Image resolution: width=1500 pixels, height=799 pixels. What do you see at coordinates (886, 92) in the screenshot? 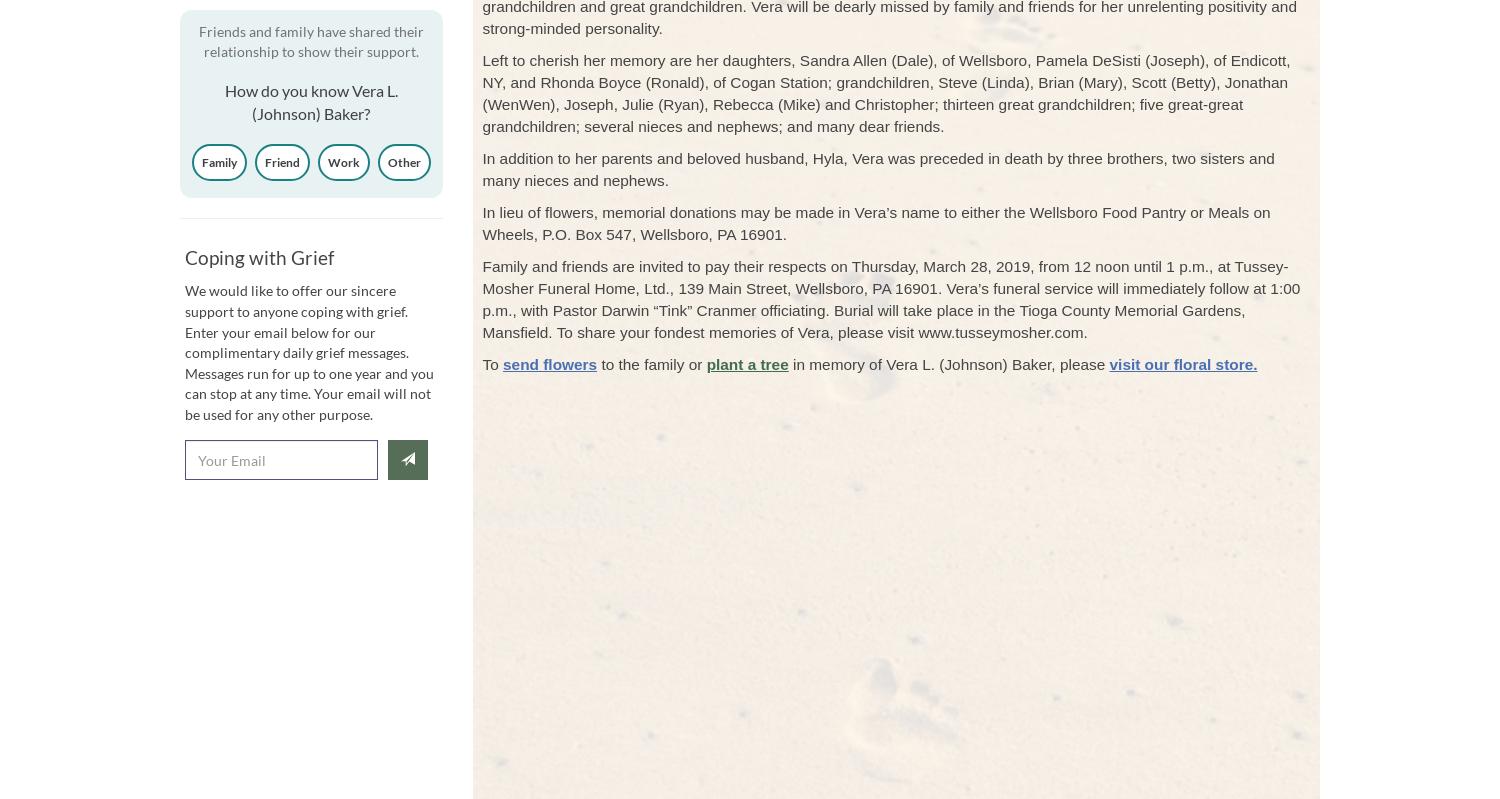
I see `'Left to cherish her memory are her daughters, Sandra Allen (Dale), of Wellsboro, Pamela DeSisti (Joseph), of Endicott, NY, and Rhonda Boyce (Ronald), of Cogan Station; grandchildren, Steve (Linda), Brian (Mary), Scott (Betty), Jonathan (WenWen), Joseph, Julie (Ryan), Rebecca (Mike) and Christopher; thirteen great grandchildren; five great-great grandchildren; several nieces and nephews; and many dear friends.'` at bounding box center [886, 92].